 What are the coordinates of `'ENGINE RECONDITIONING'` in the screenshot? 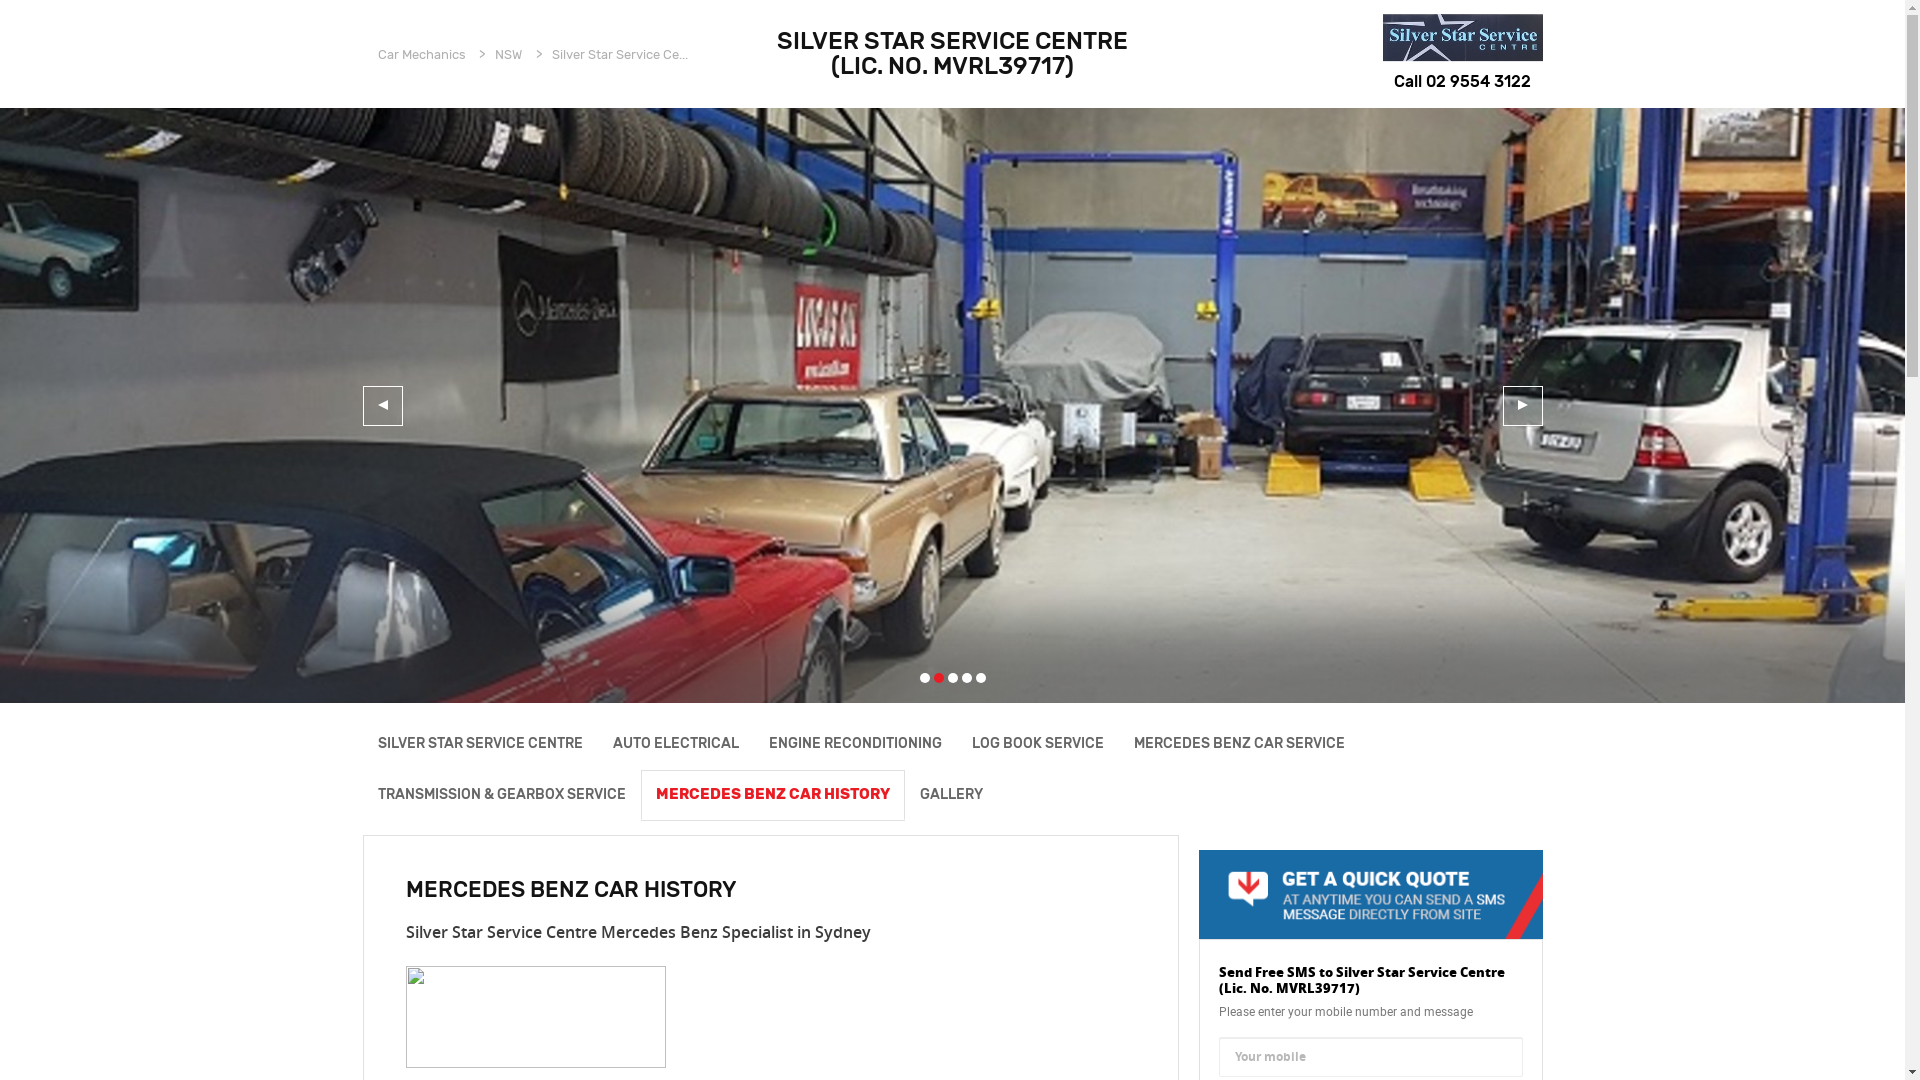 It's located at (855, 744).